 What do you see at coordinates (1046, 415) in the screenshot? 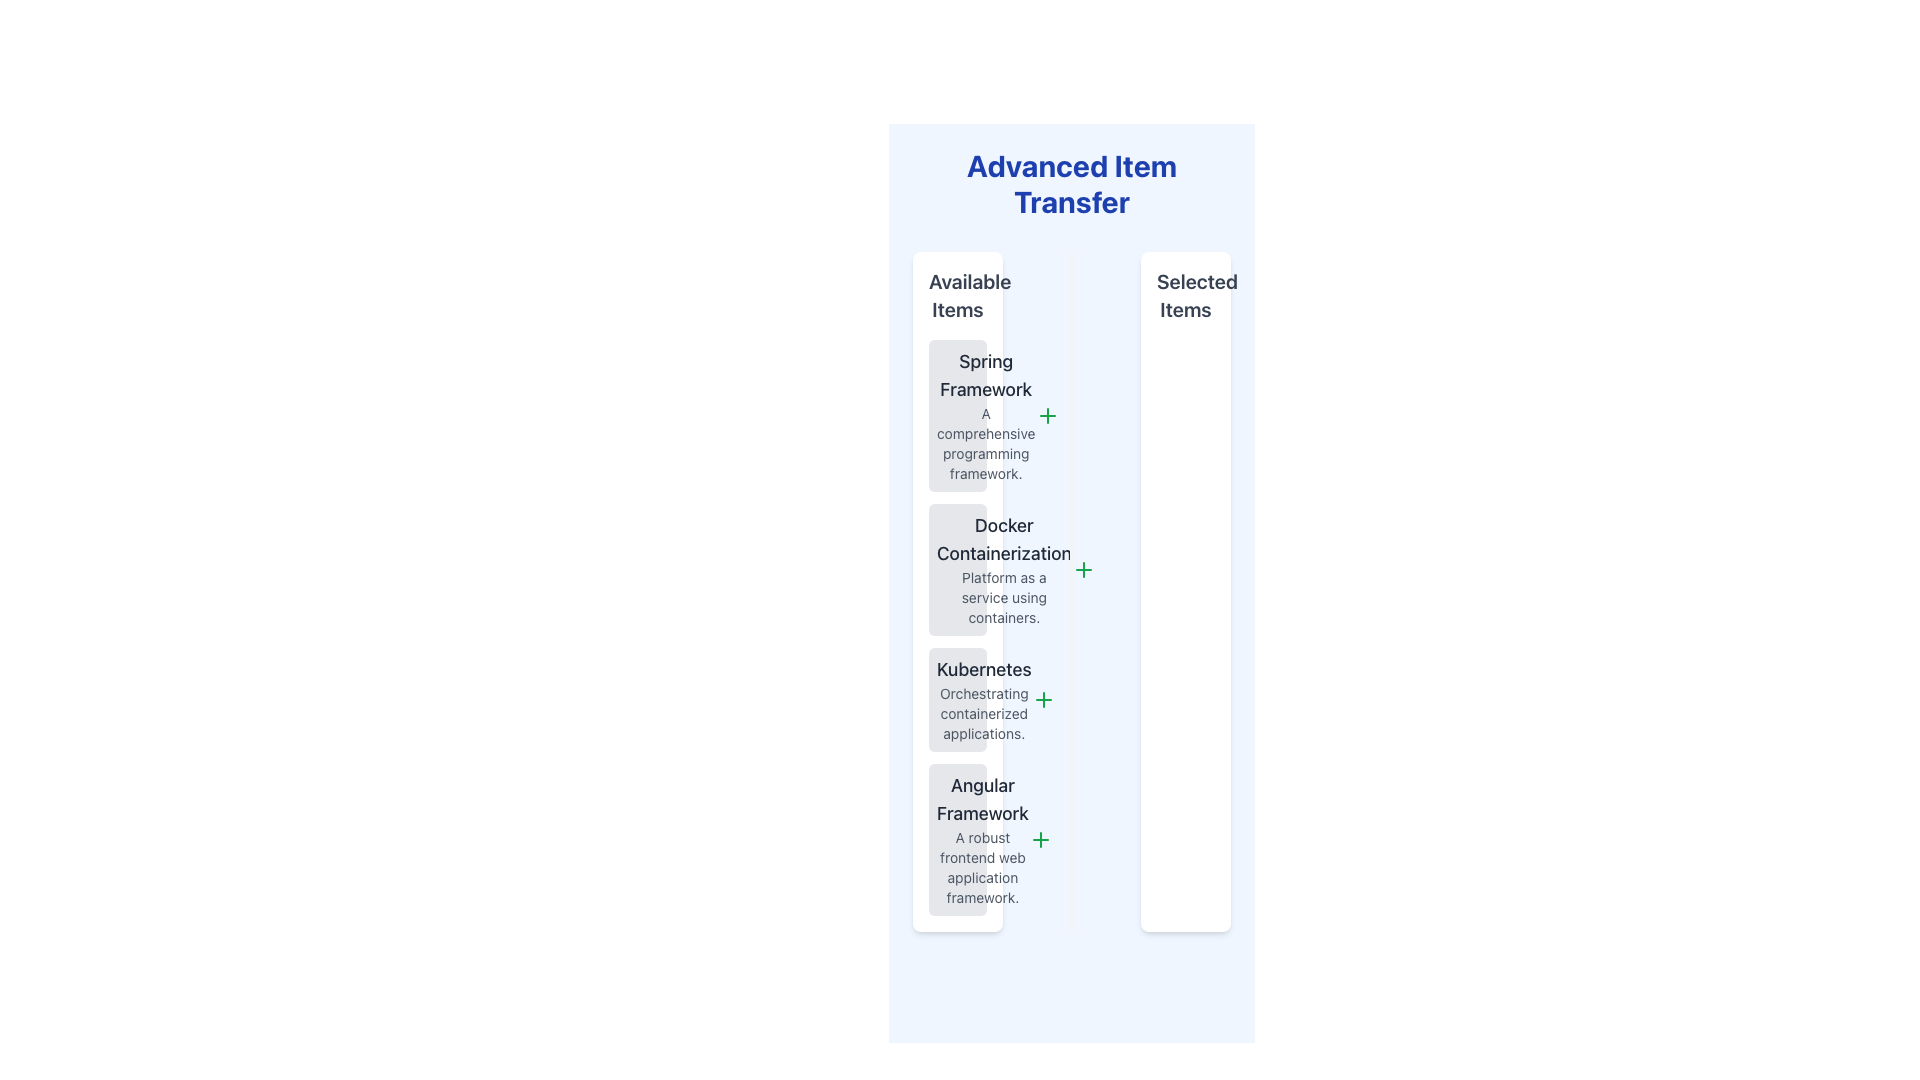
I see `the green plus icon button located in the upper right corner of the 'Spring Framework' item card in the 'Available Items' column` at bounding box center [1046, 415].